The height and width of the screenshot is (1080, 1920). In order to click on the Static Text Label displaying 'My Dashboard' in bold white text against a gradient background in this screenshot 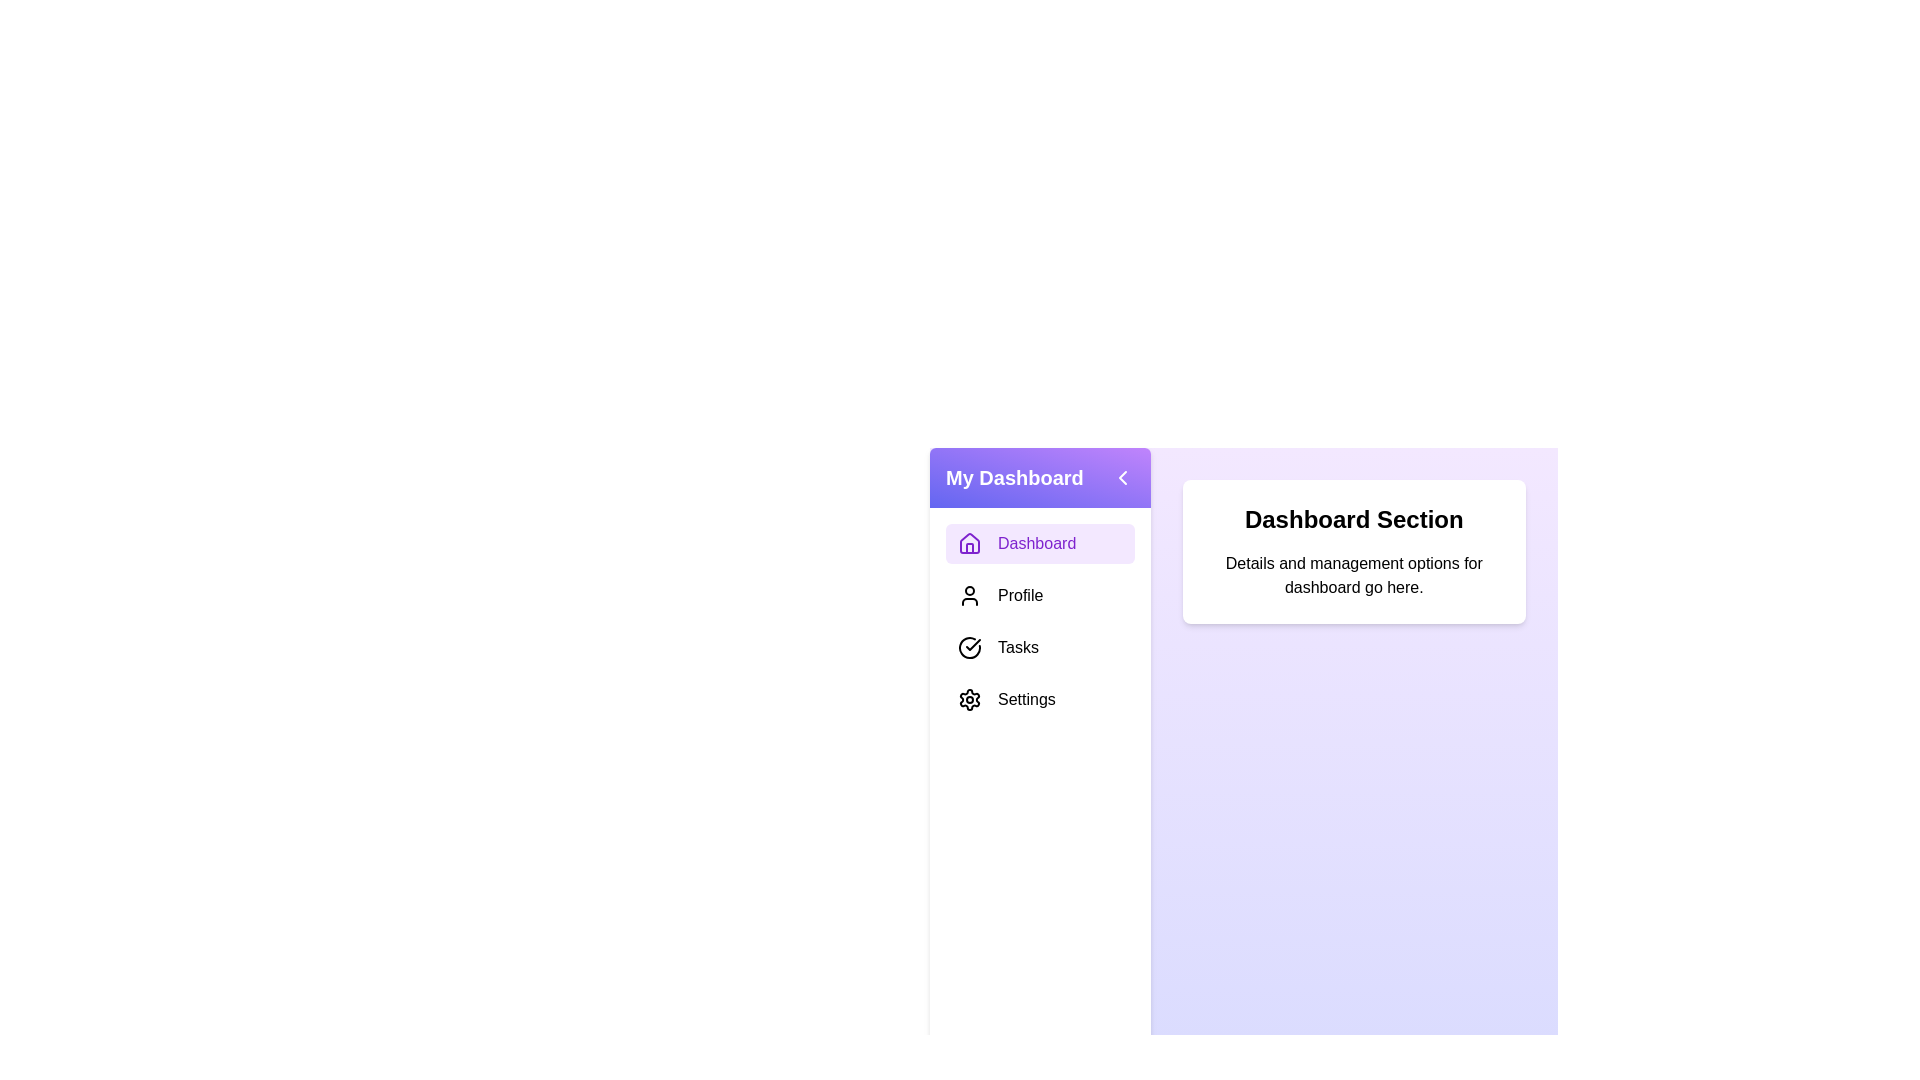, I will do `click(1014, 478)`.